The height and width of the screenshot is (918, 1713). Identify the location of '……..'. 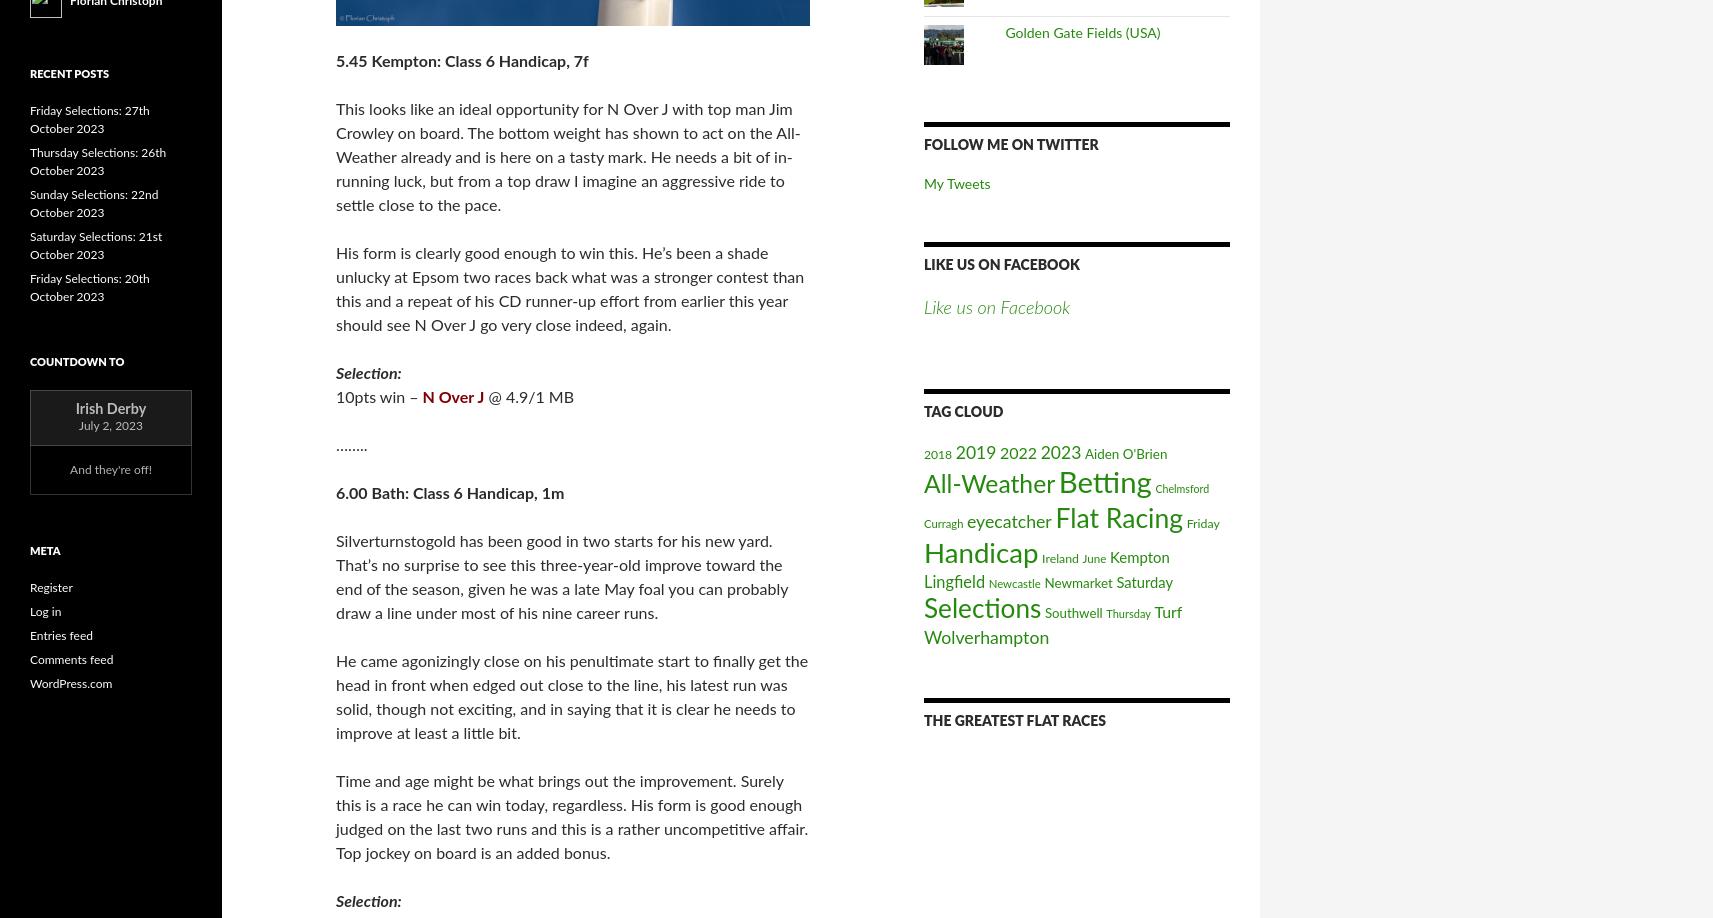
(335, 444).